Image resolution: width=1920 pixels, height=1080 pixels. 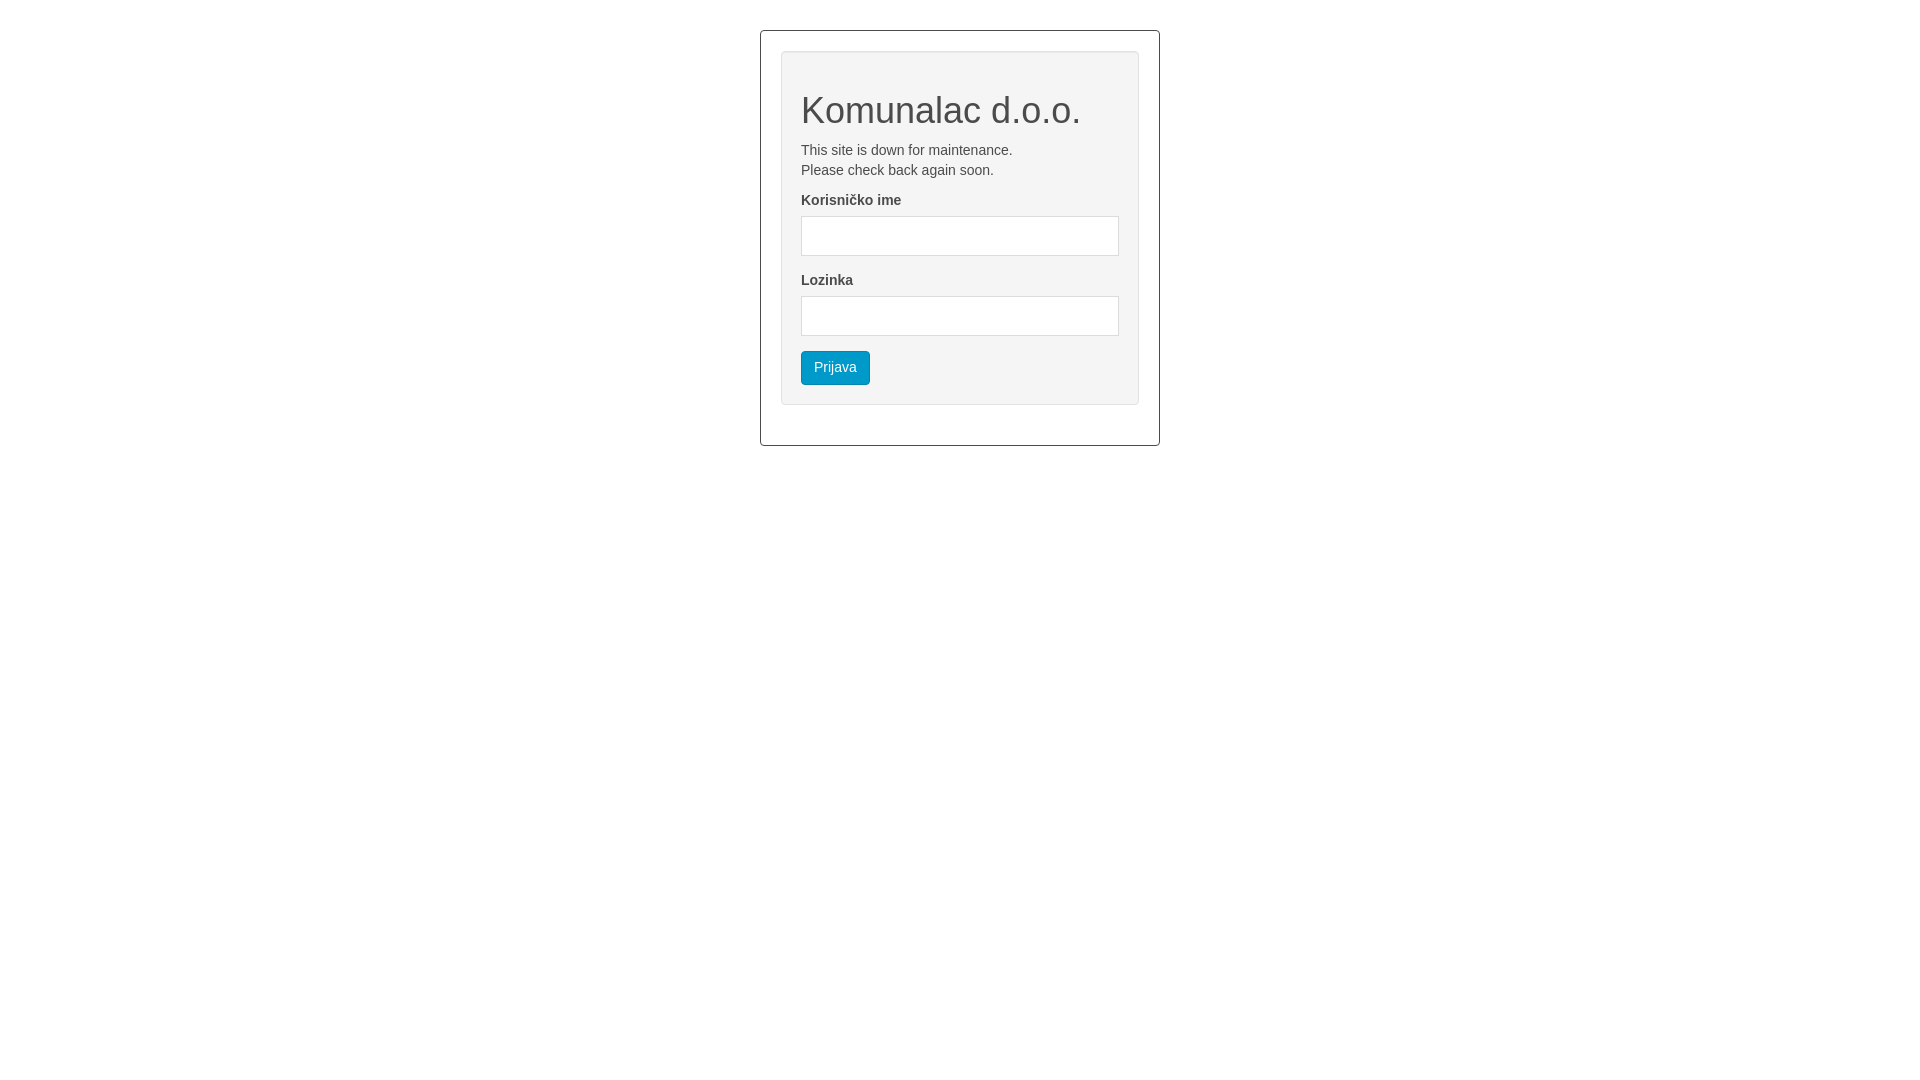 I want to click on 'Prijava', so click(x=835, y=367).